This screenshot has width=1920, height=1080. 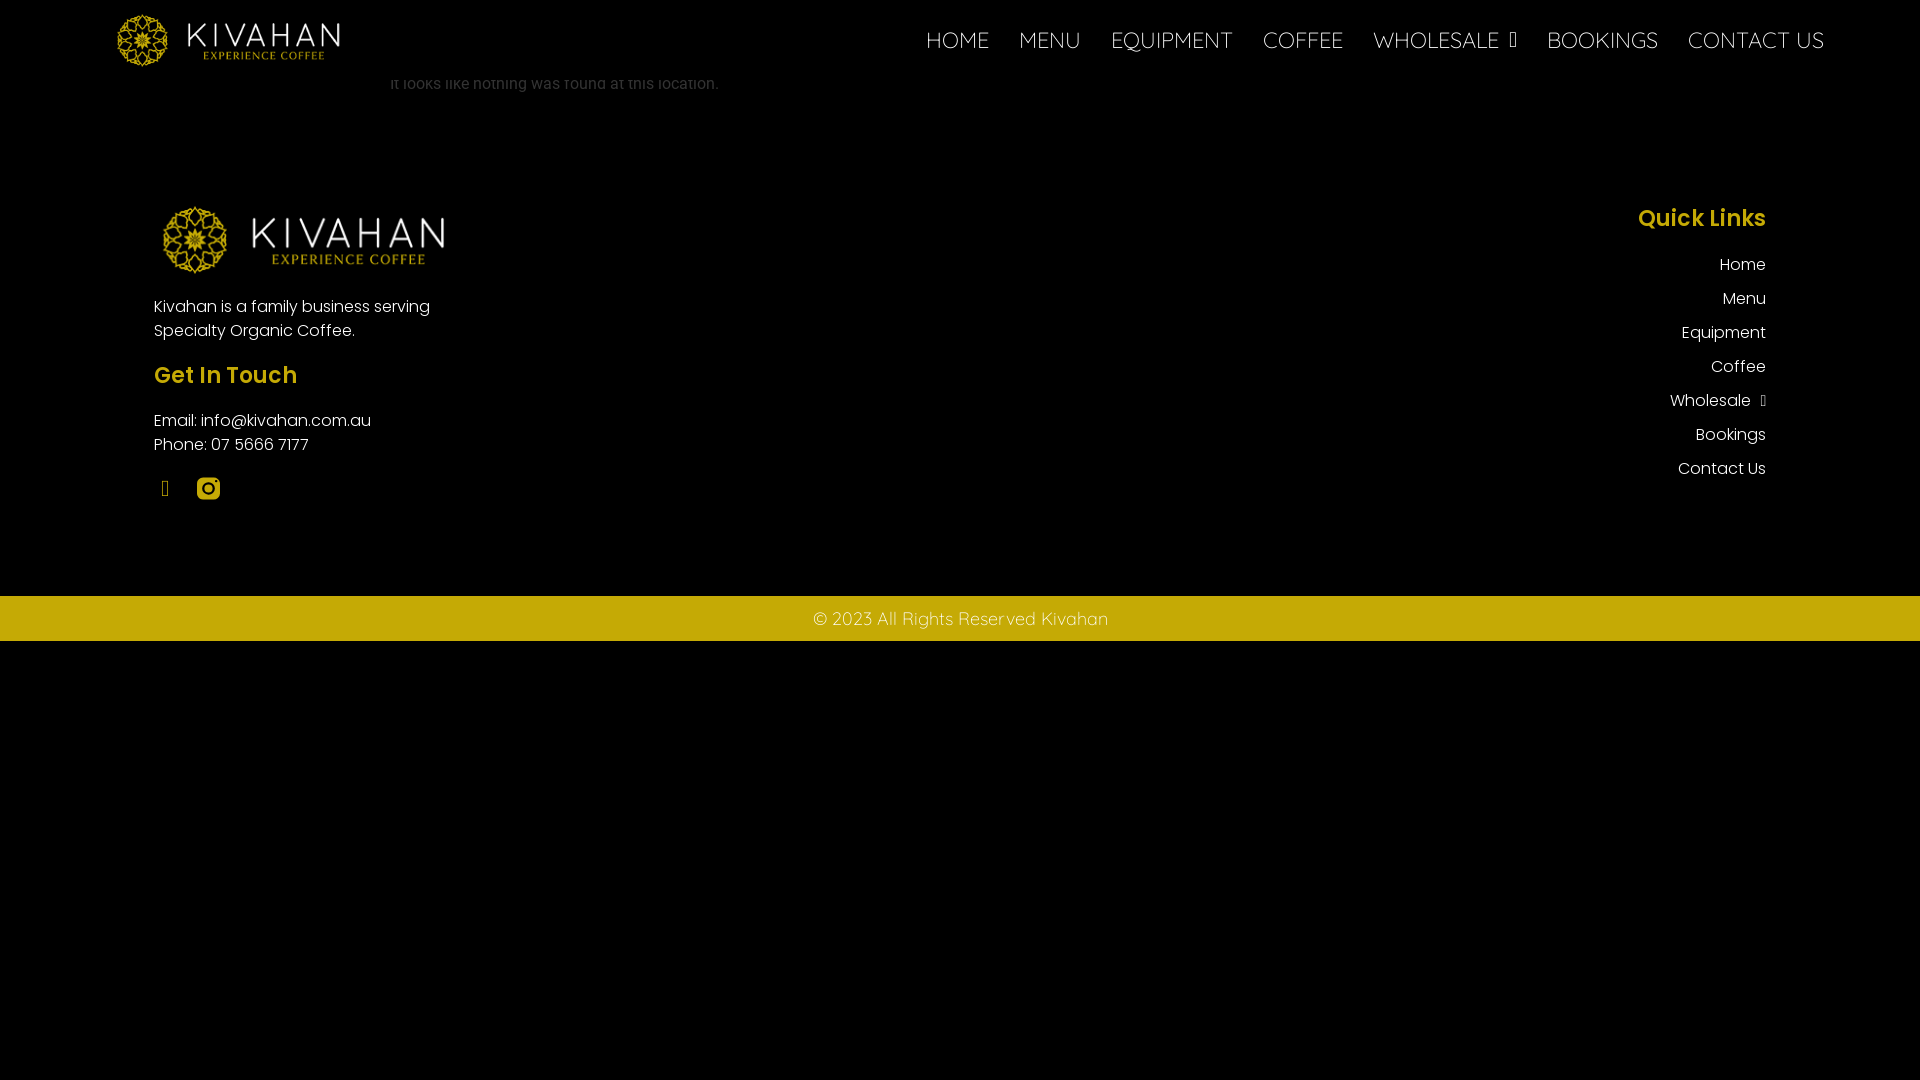 What do you see at coordinates (1371, 39) in the screenshot?
I see `'WHOLESALE'` at bounding box center [1371, 39].